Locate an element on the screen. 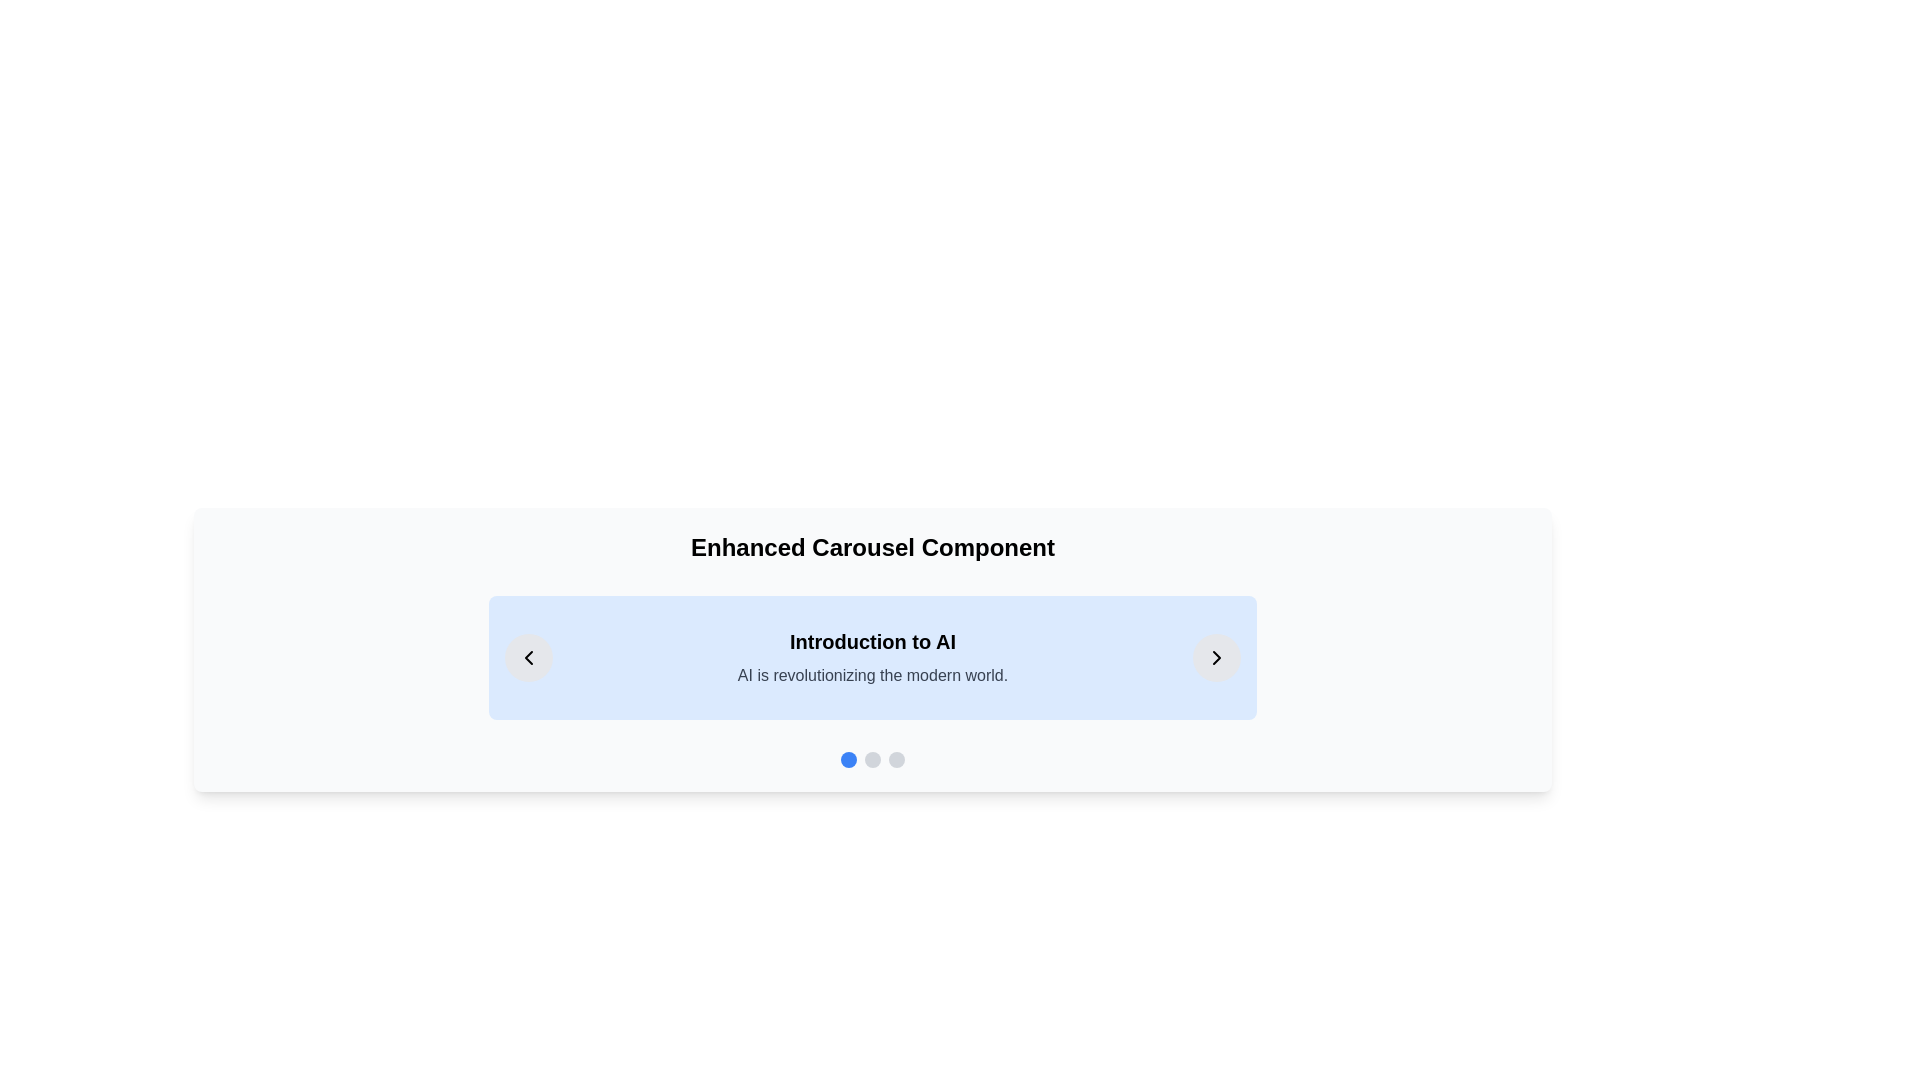  the first blue Navigation indicator dot located below the carousel is located at coordinates (849, 759).